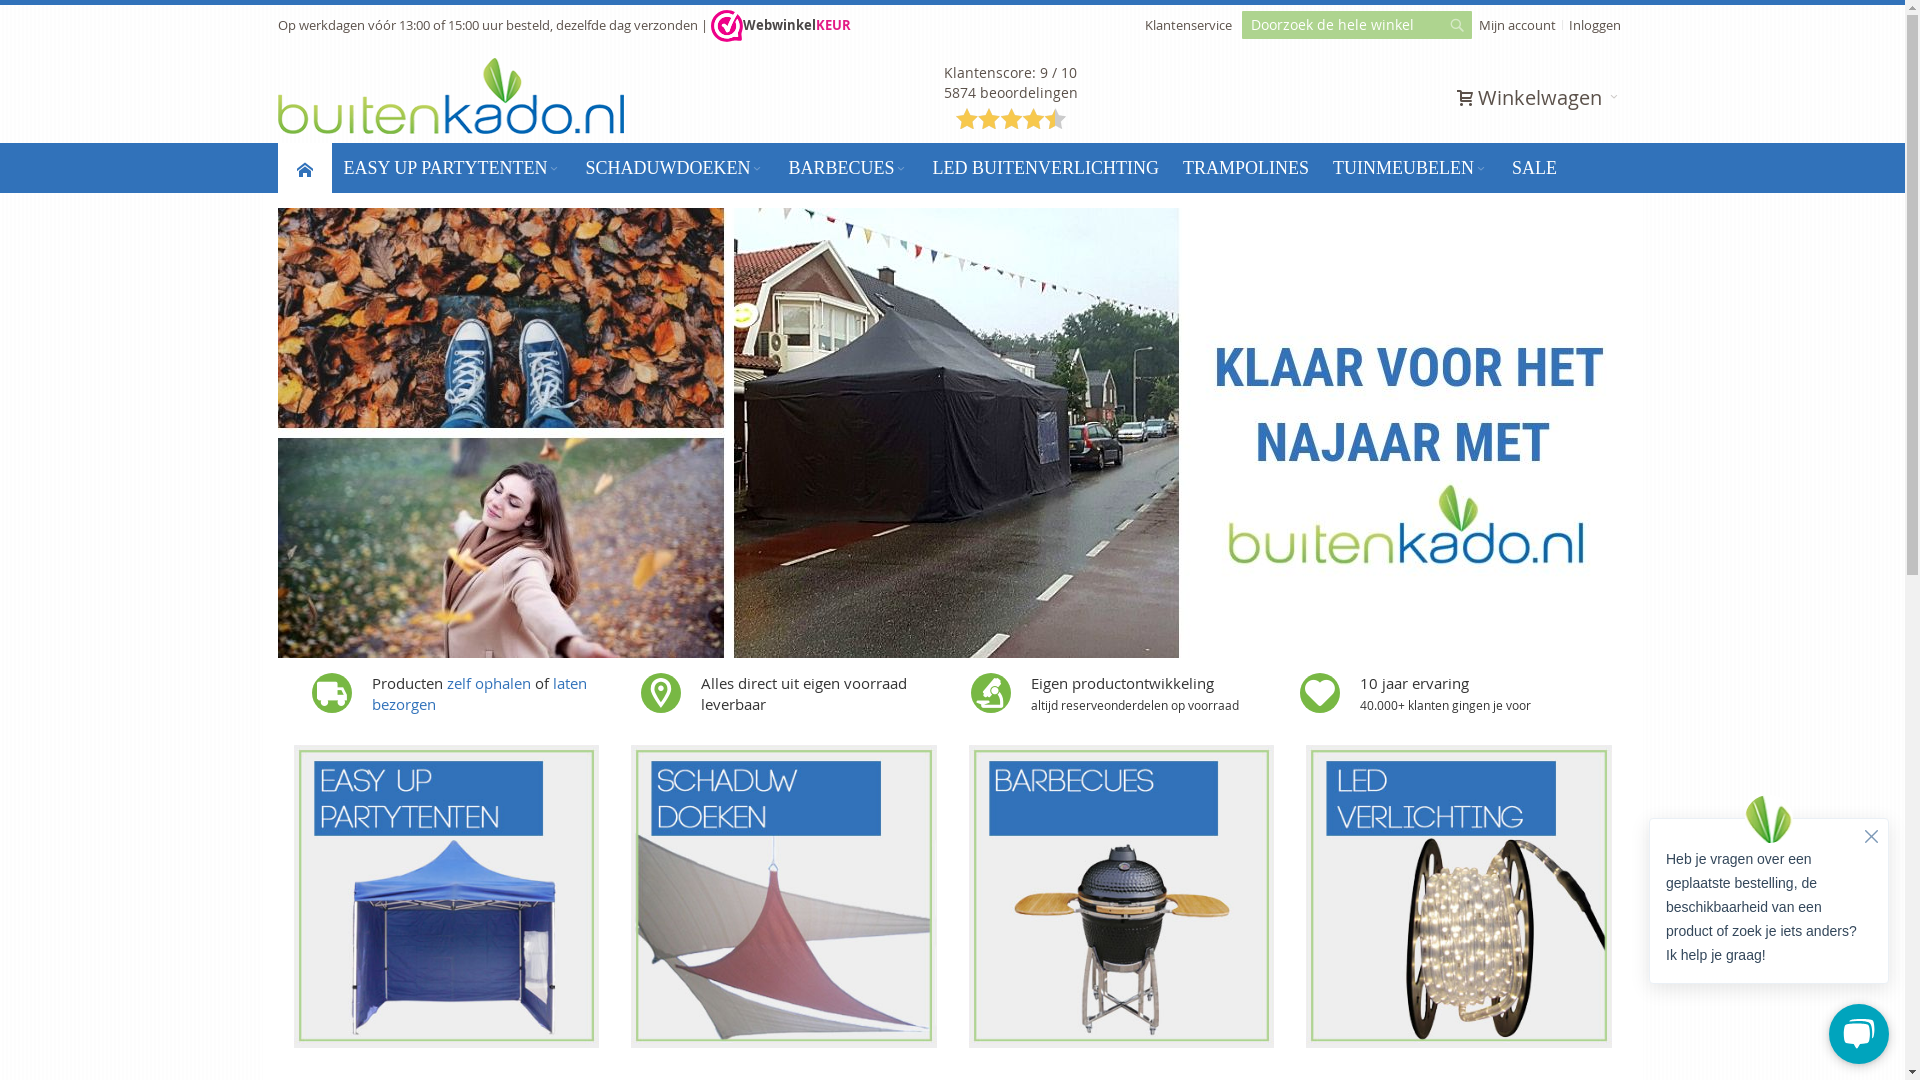 The height and width of the screenshot is (1080, 1920). I want to click on 'Keurmerk webwinkel', so click(710, 26).